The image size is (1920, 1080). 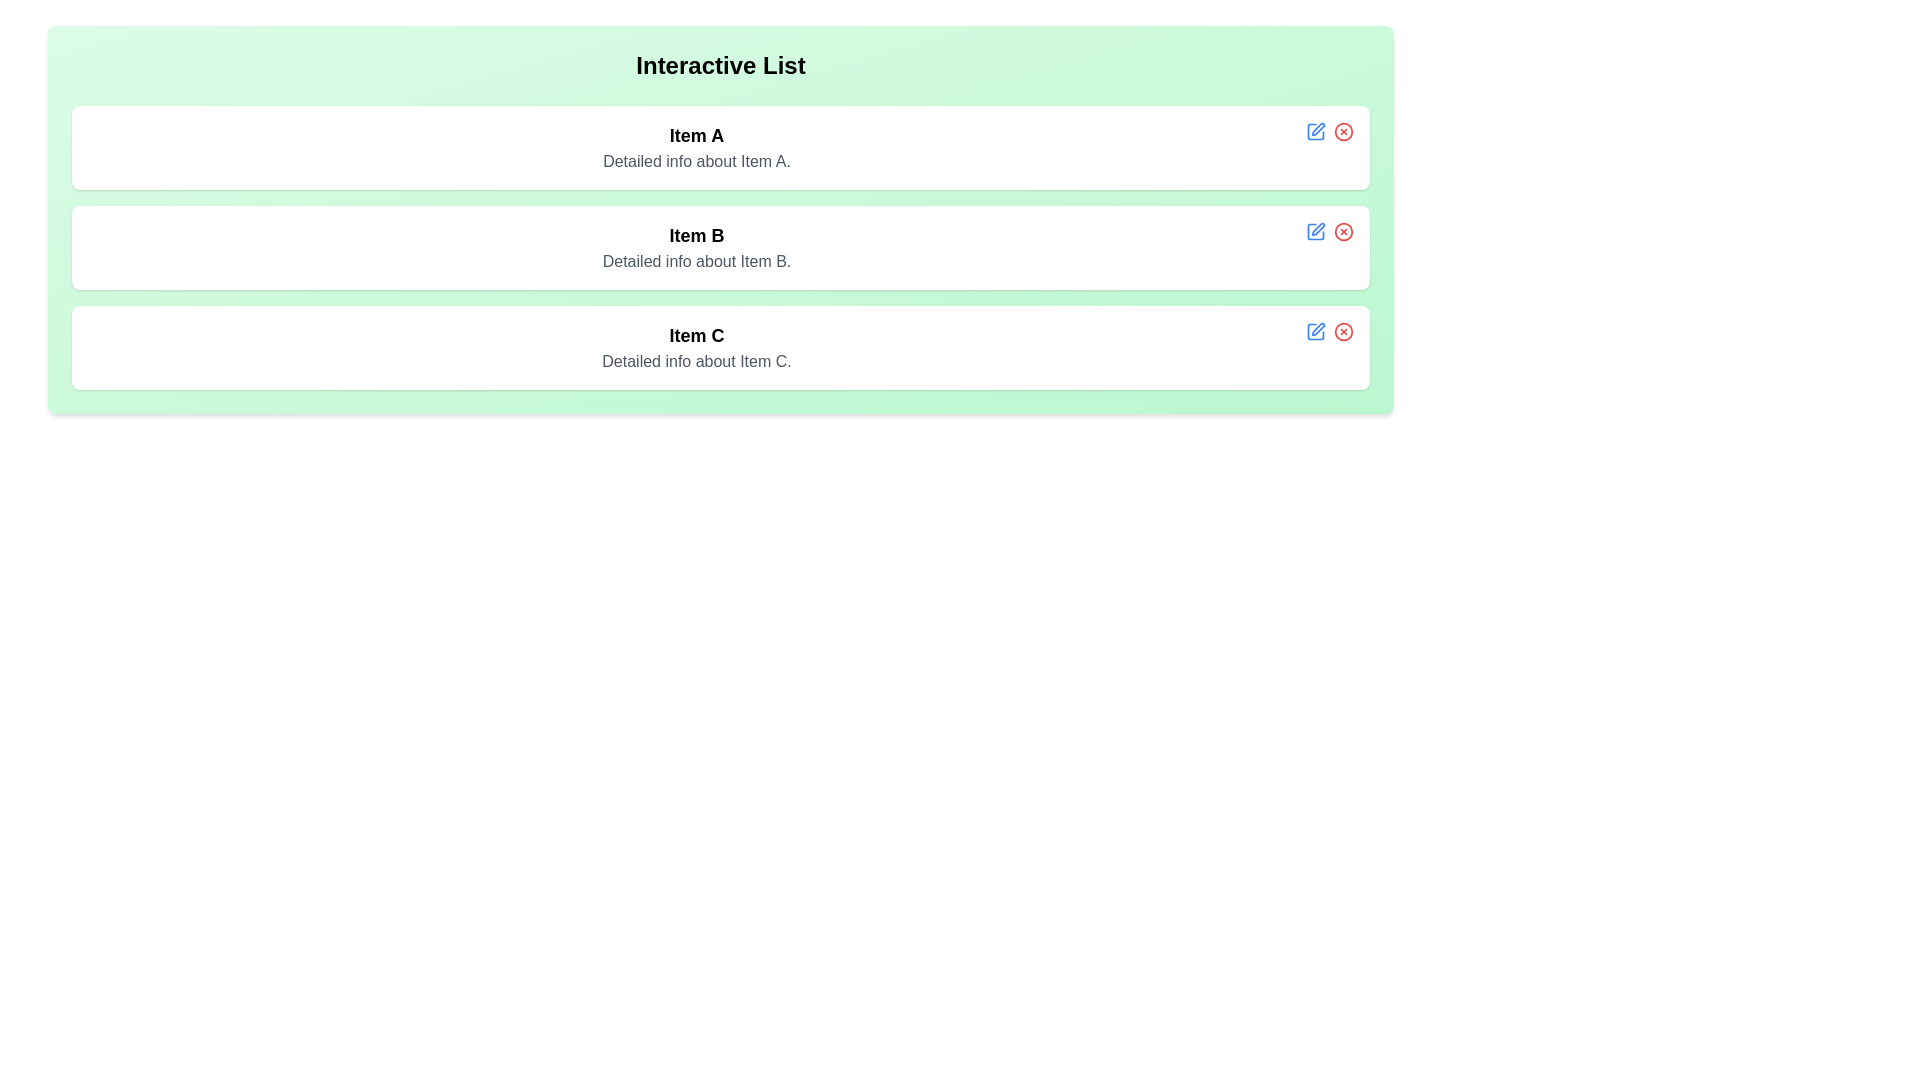 I want to click on the text label that displays 'Item B', which is styled with a larger font size and bold weight, located between 'Item A' and 'Item C' in a vertical list, so click(x=696, y=234).